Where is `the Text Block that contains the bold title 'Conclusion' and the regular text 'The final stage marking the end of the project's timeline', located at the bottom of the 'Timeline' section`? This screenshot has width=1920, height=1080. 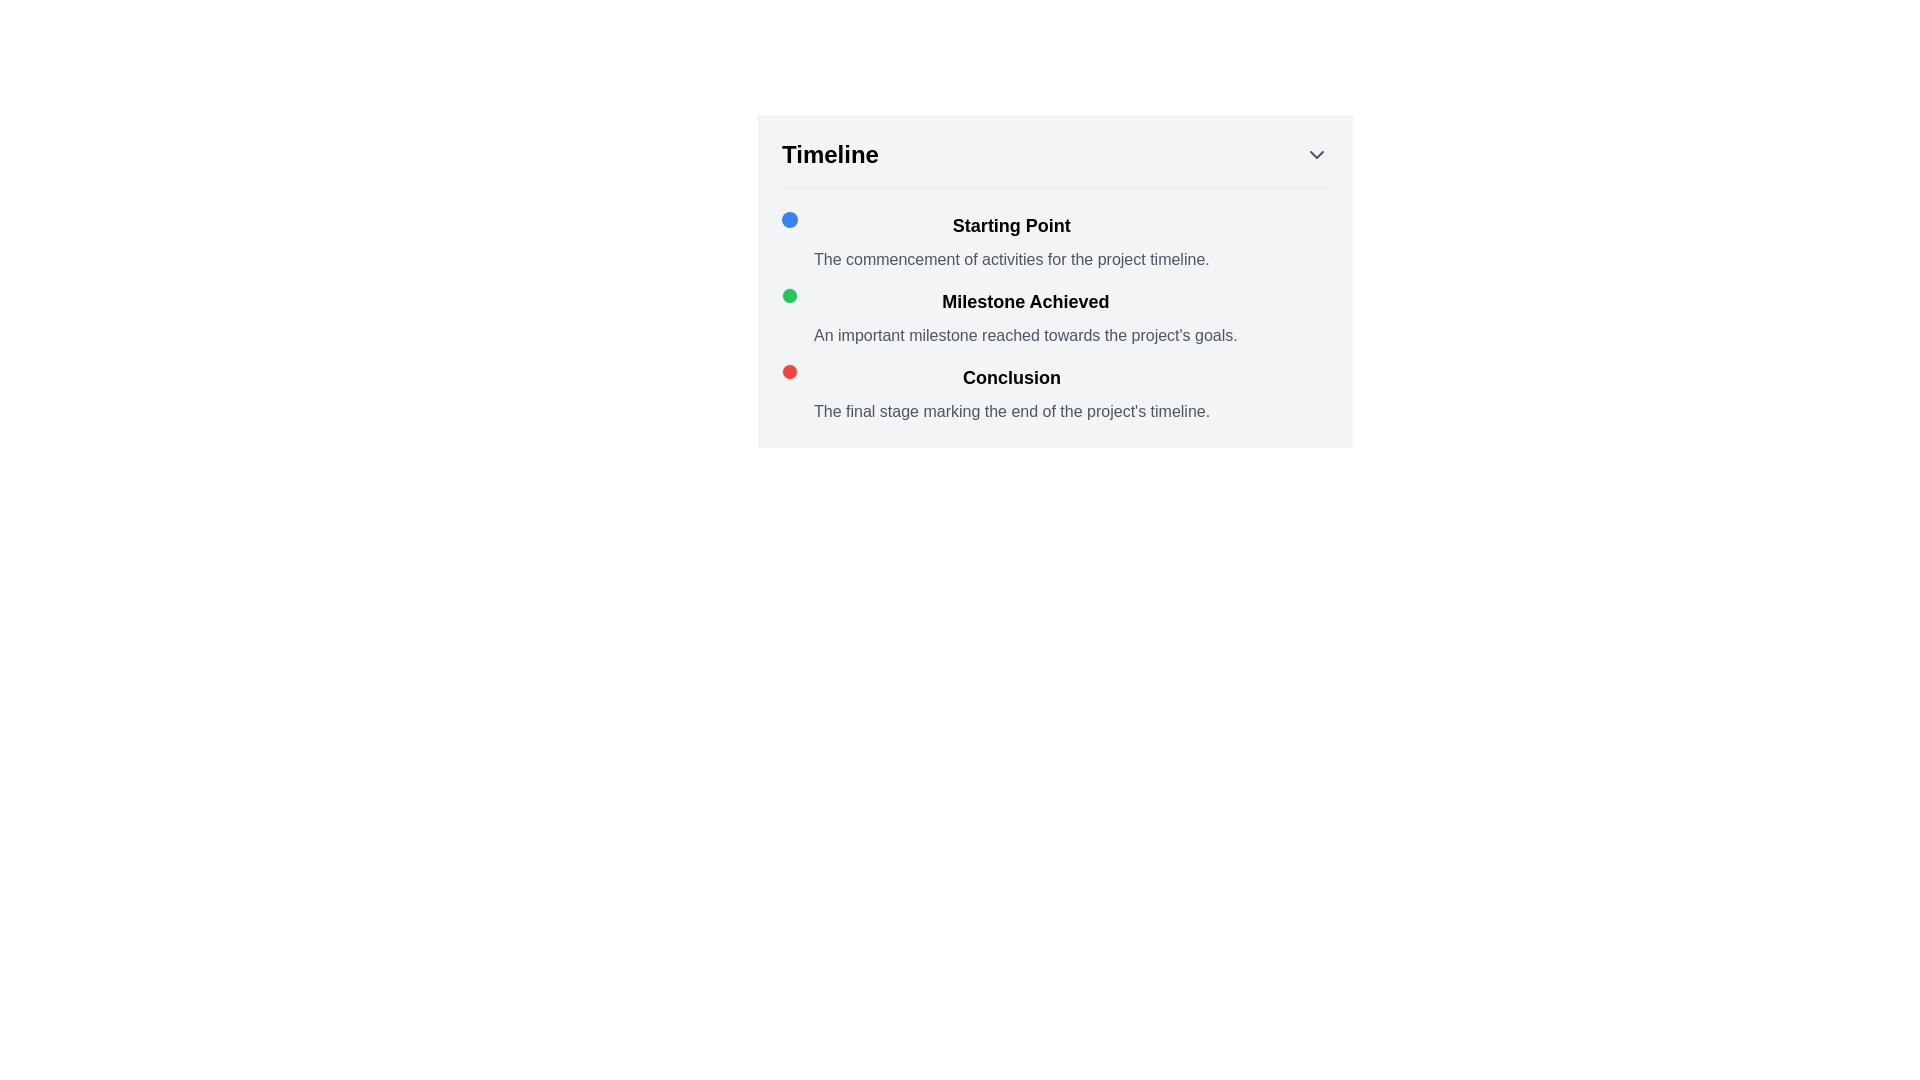 the Text Block that contains the bold title 'Conclusion' and the regular text 'The final stage marking the end of the project's timeline', located at the bottom of the 'Timeline' section is located at coordinates (1012, 393).